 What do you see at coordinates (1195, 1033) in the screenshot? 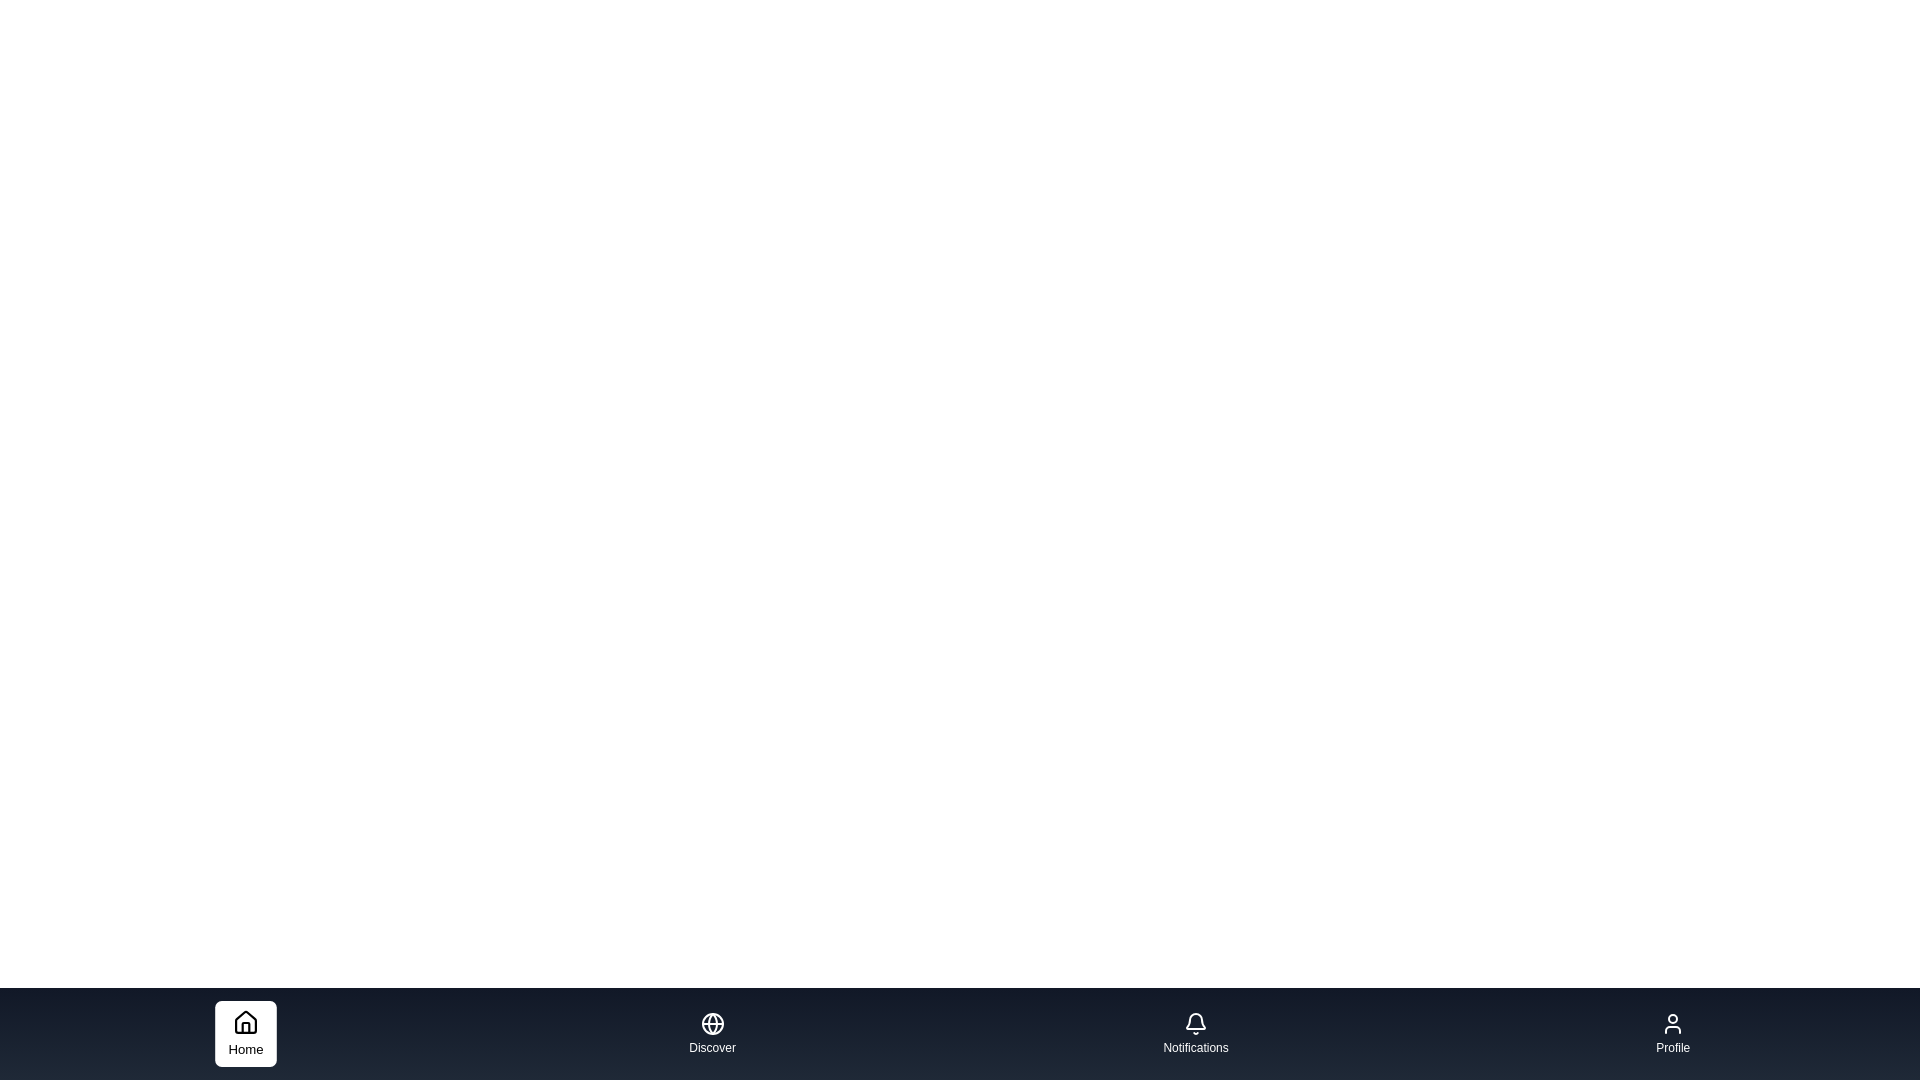
I see `the Notifications tab to activate it and observe the visual change` at bounding box center [1195, 1033].